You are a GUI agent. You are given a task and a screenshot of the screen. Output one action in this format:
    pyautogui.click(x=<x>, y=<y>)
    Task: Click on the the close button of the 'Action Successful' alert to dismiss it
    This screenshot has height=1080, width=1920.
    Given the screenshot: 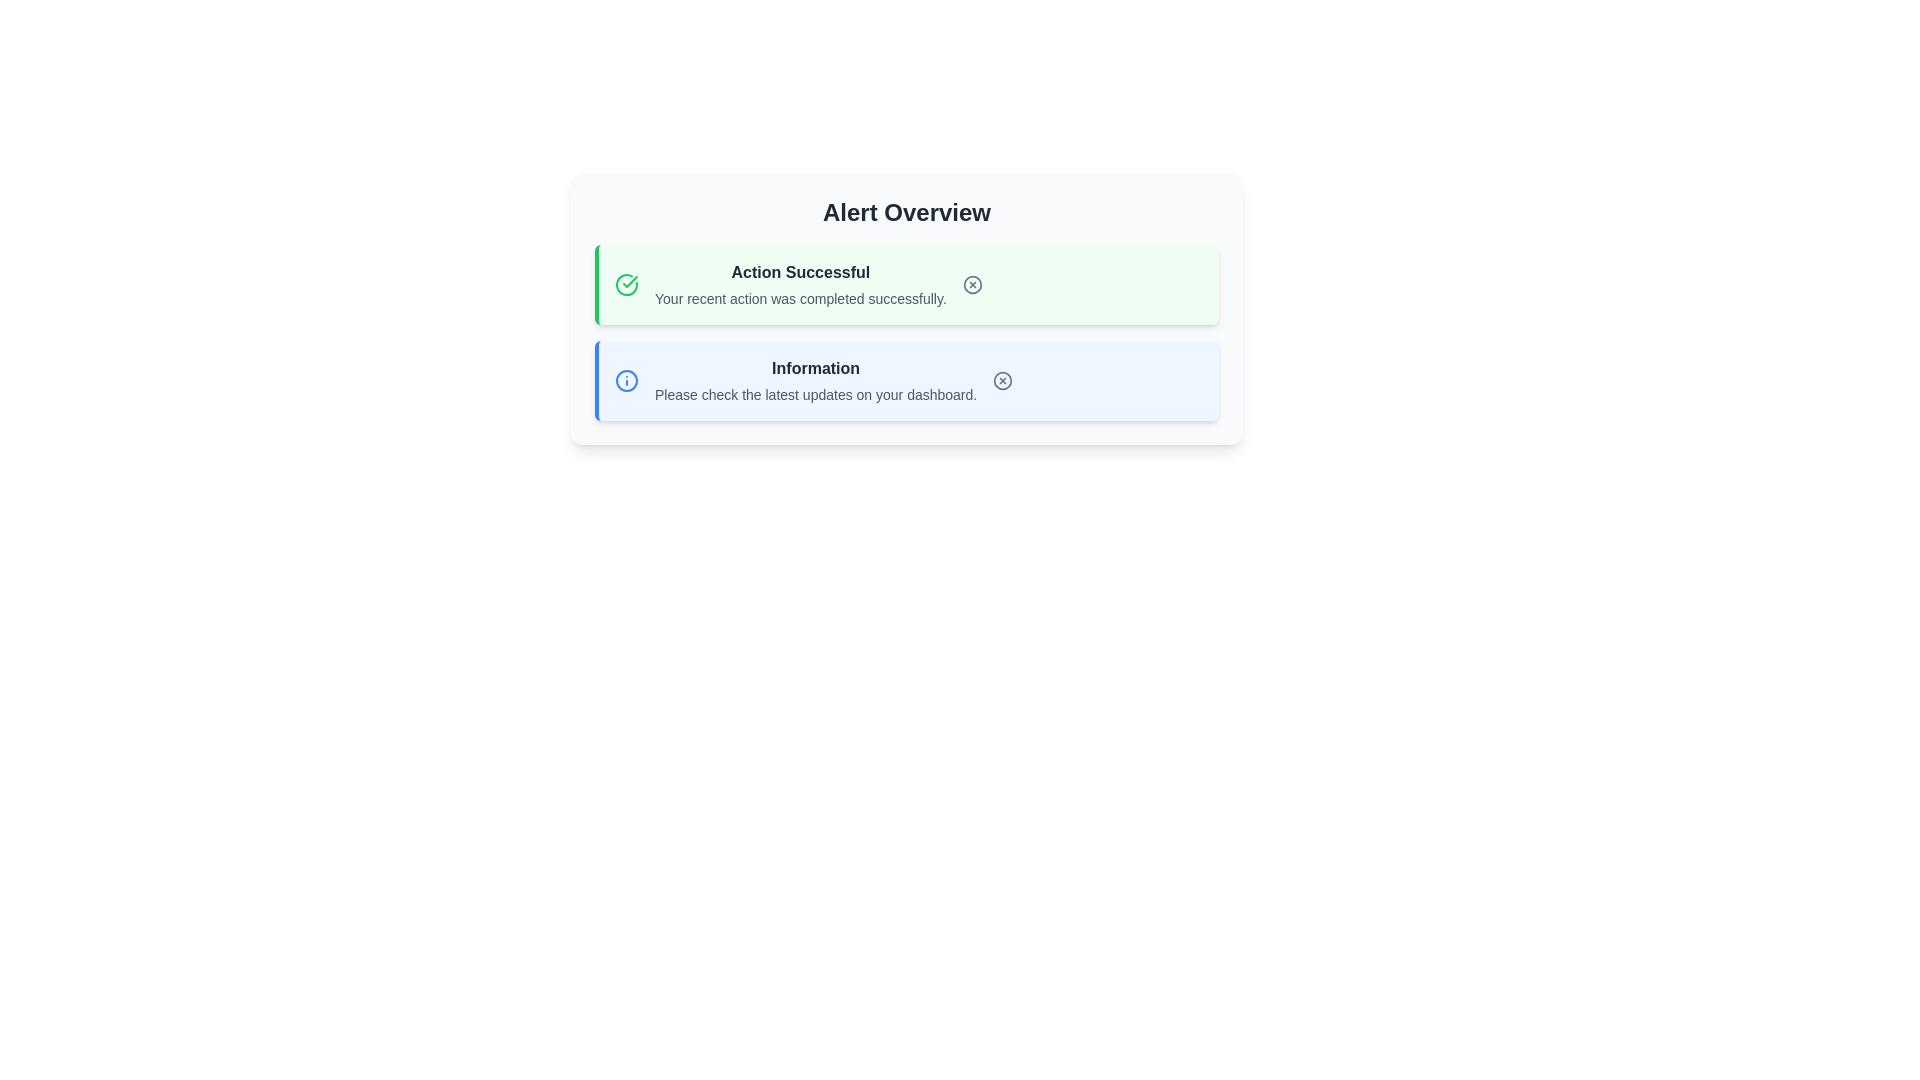 What is the action you would take?
    pyautogui.click(x=972, y=285)
    